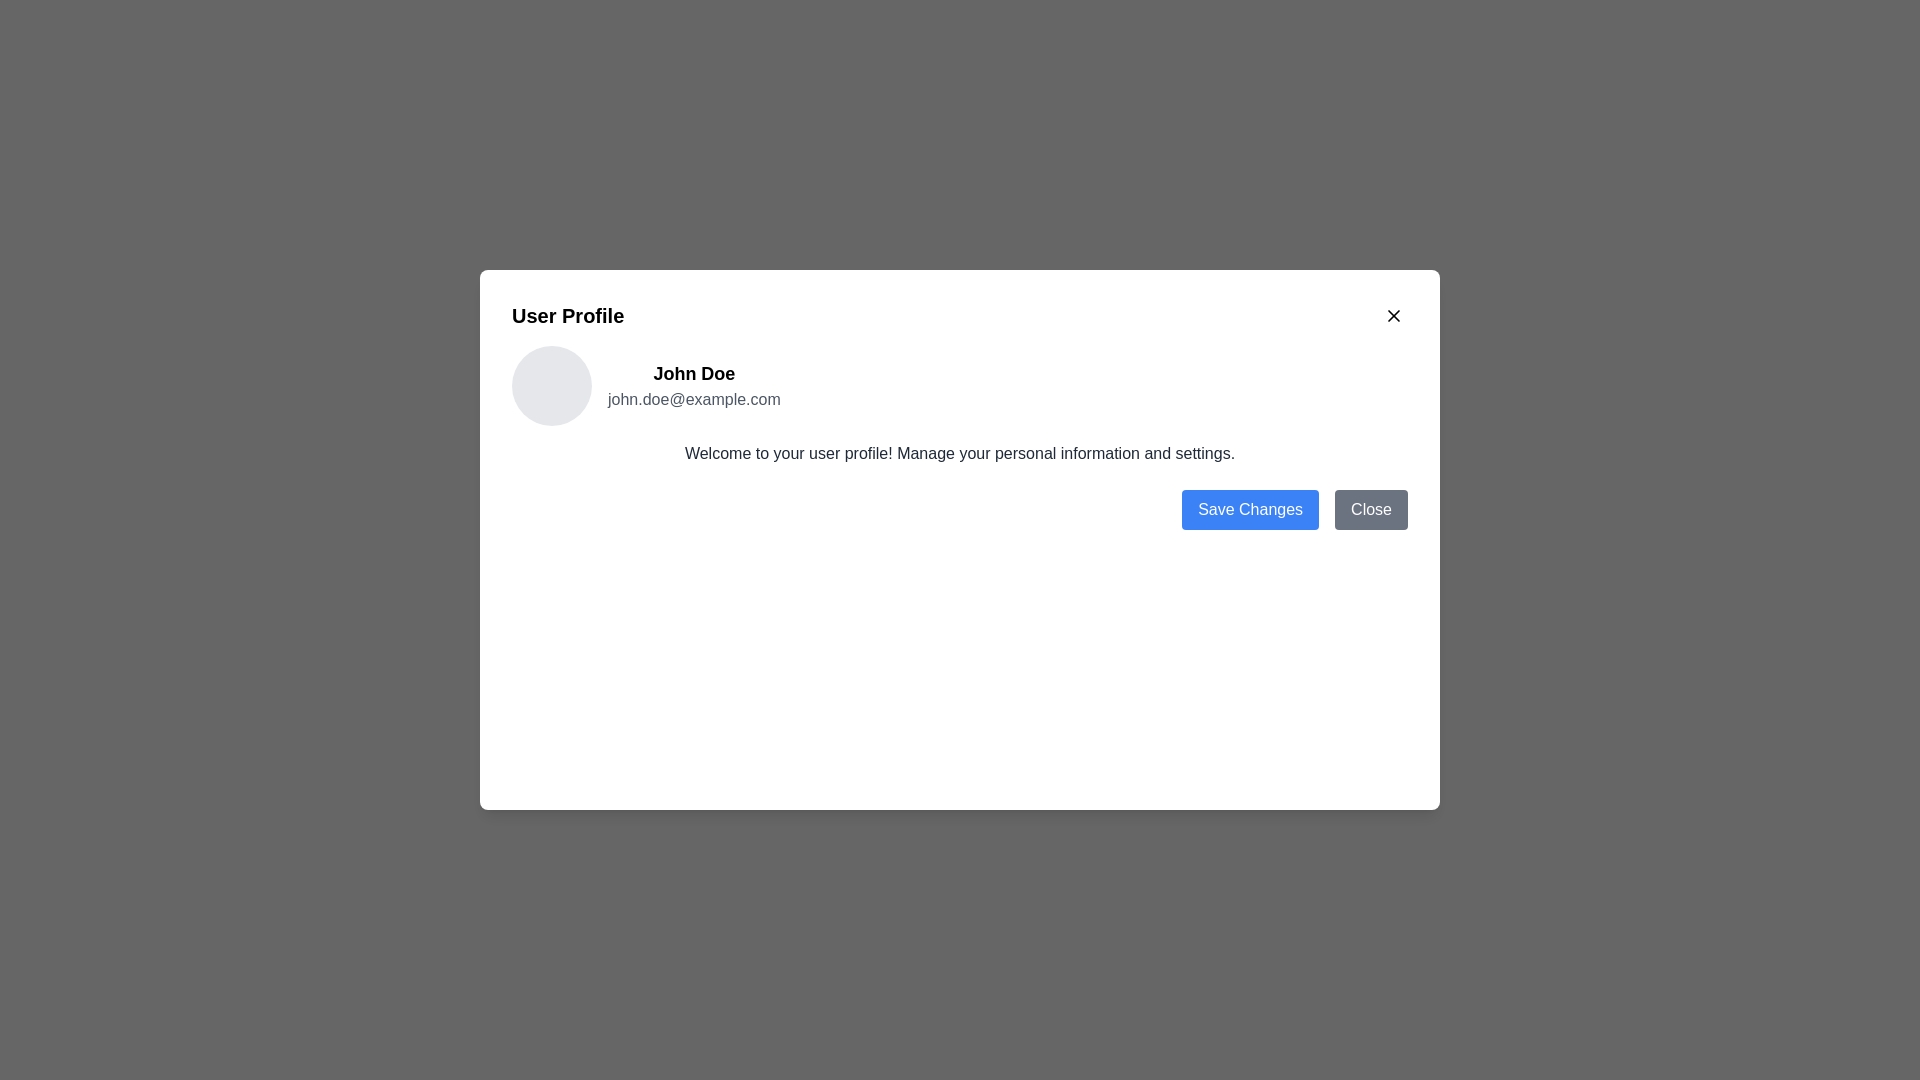 The image size is (1920, 1080). I want to click on the close button located in the top-right corner of the modal dialog, so click(1392, 315).